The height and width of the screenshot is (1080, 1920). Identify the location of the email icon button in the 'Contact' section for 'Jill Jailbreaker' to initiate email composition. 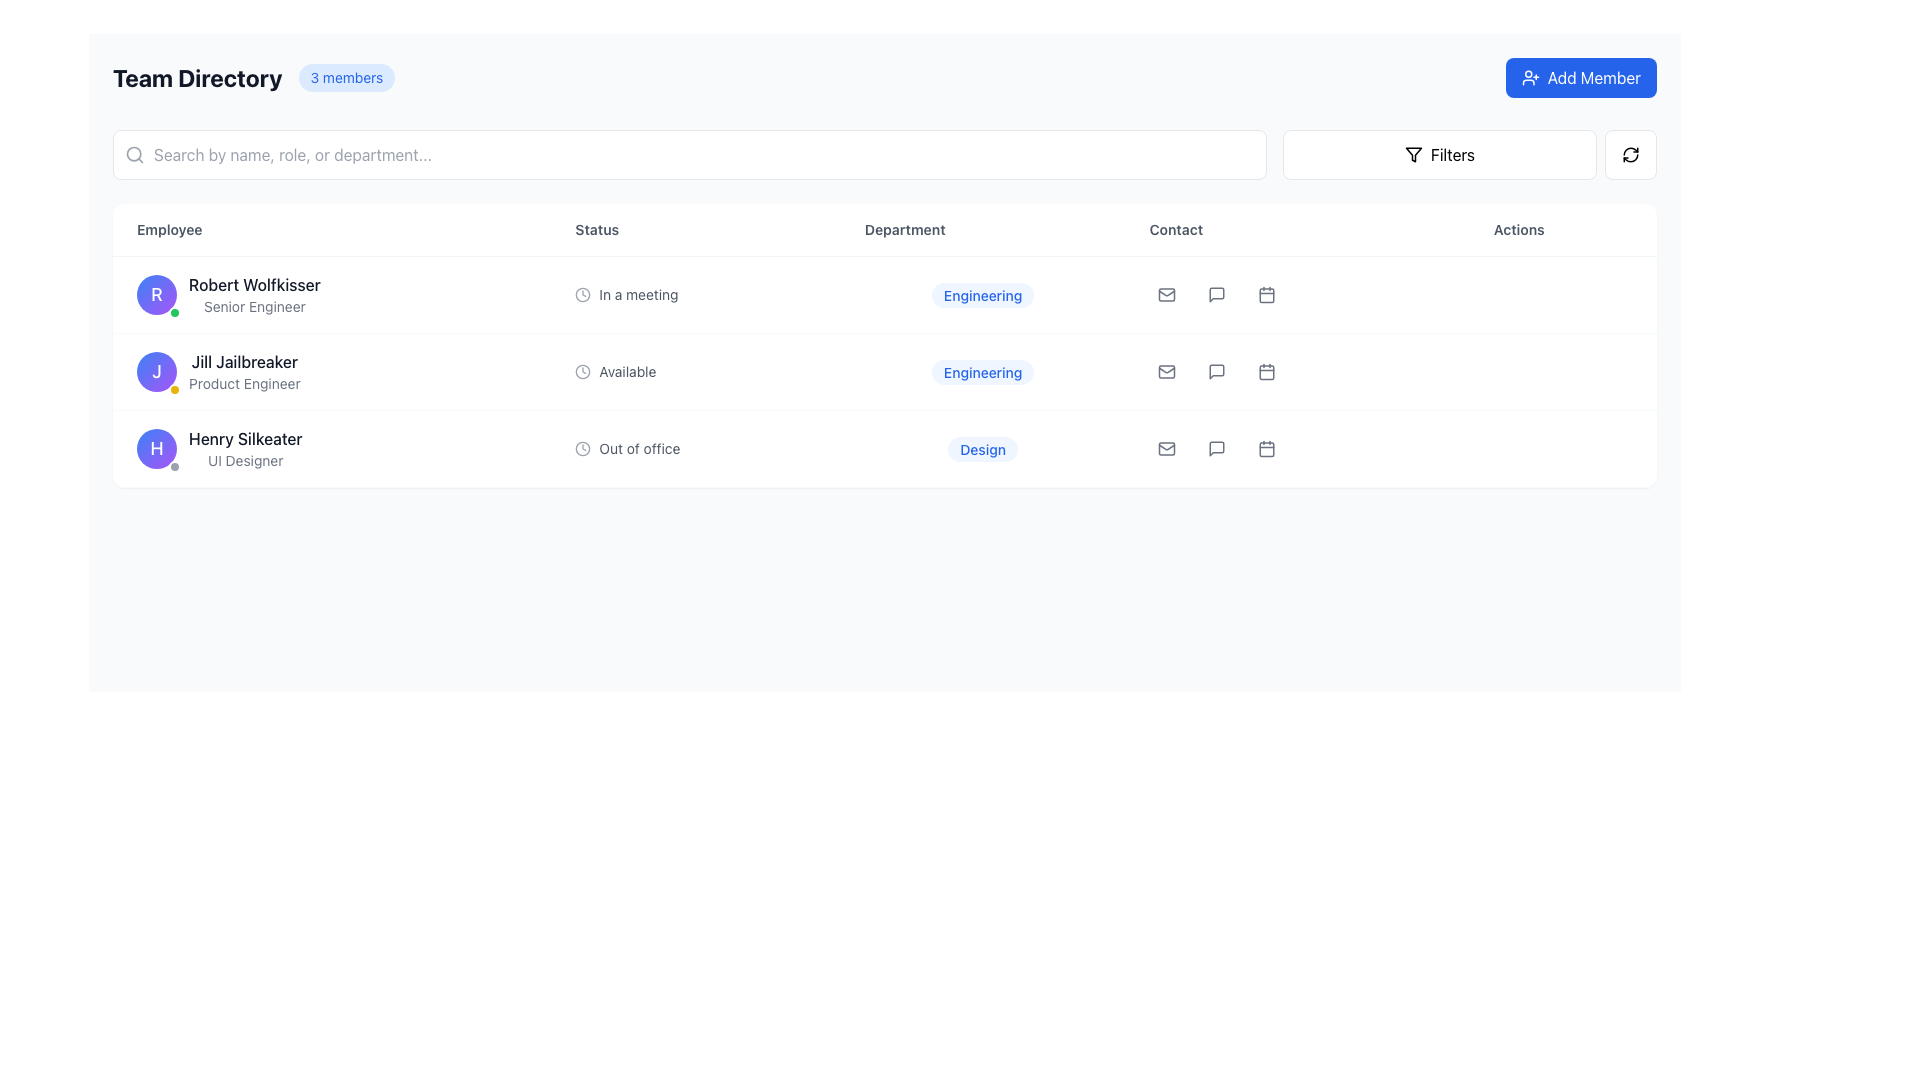
(1166, 371).